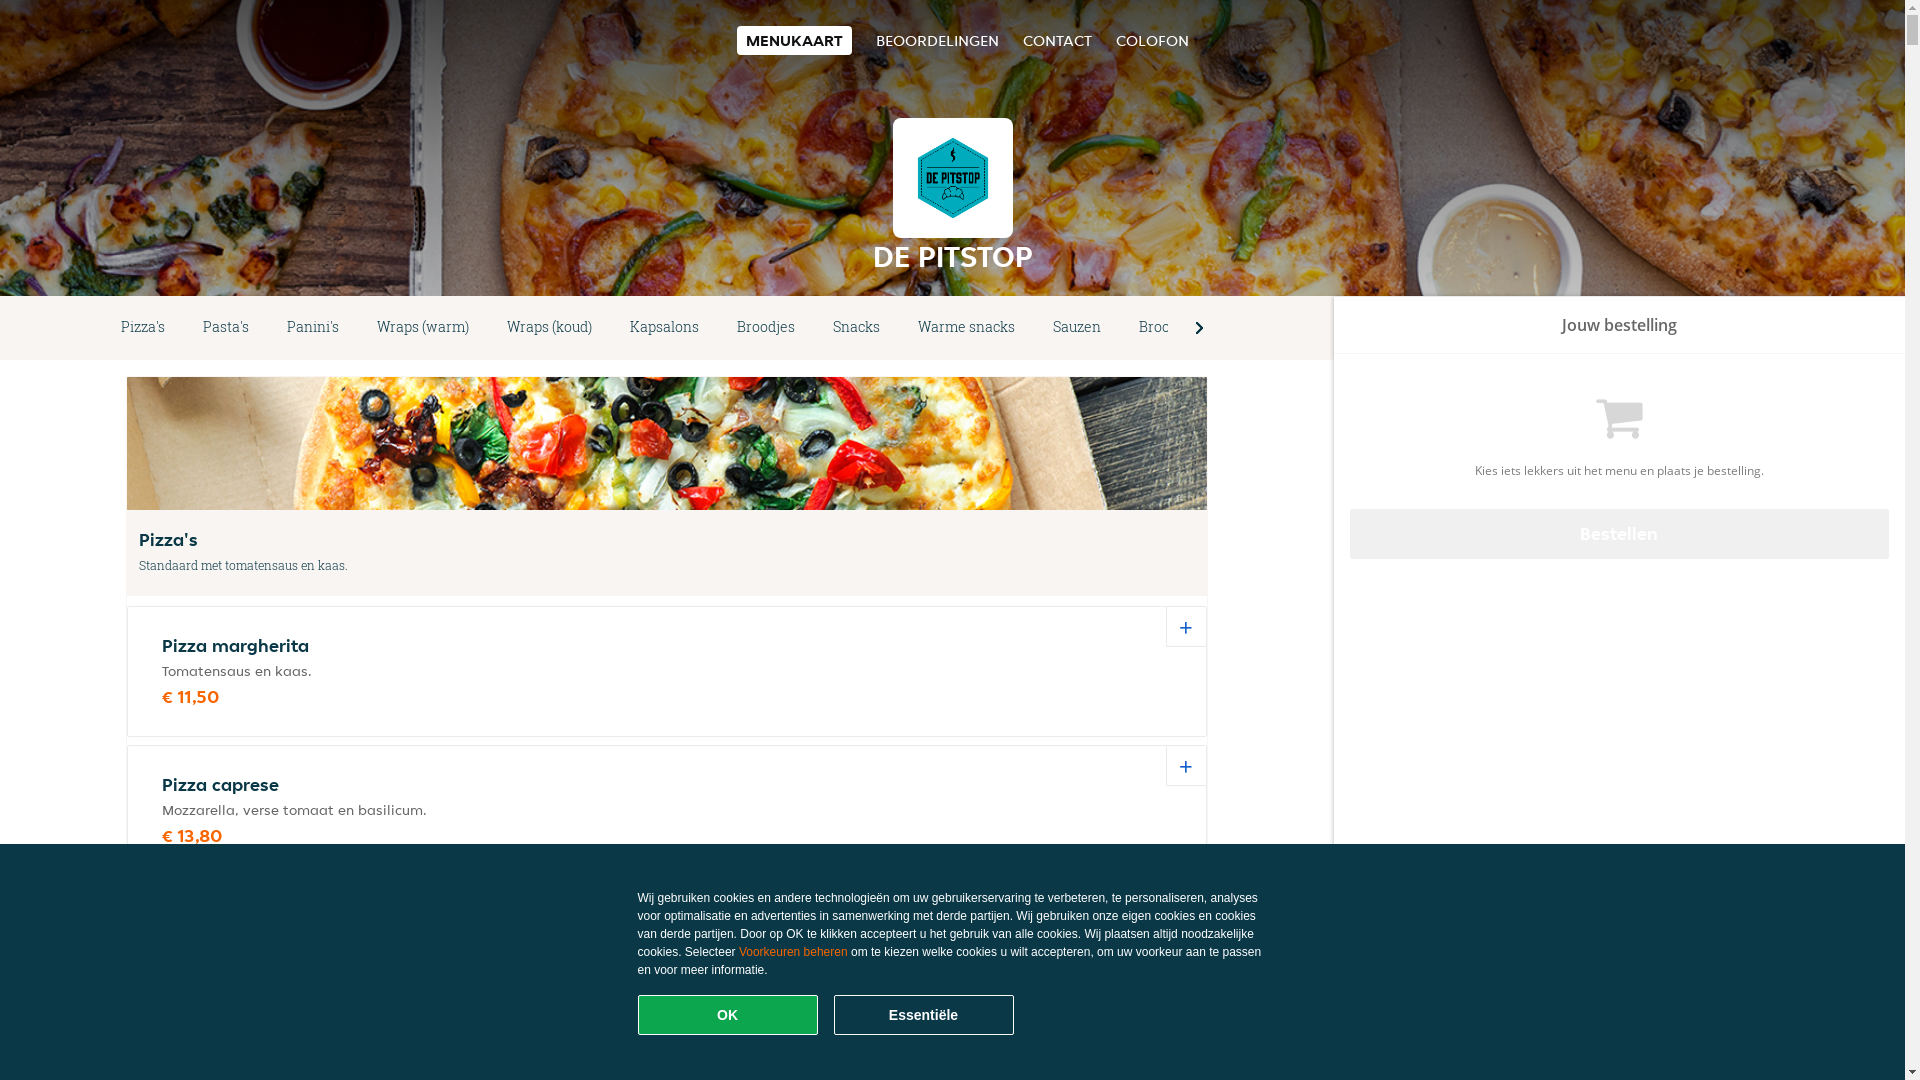  What do you see at coordinates (549, 326) in the screenshot?
I see `'Wraps (koud)'` at bounding box center [549, 326].